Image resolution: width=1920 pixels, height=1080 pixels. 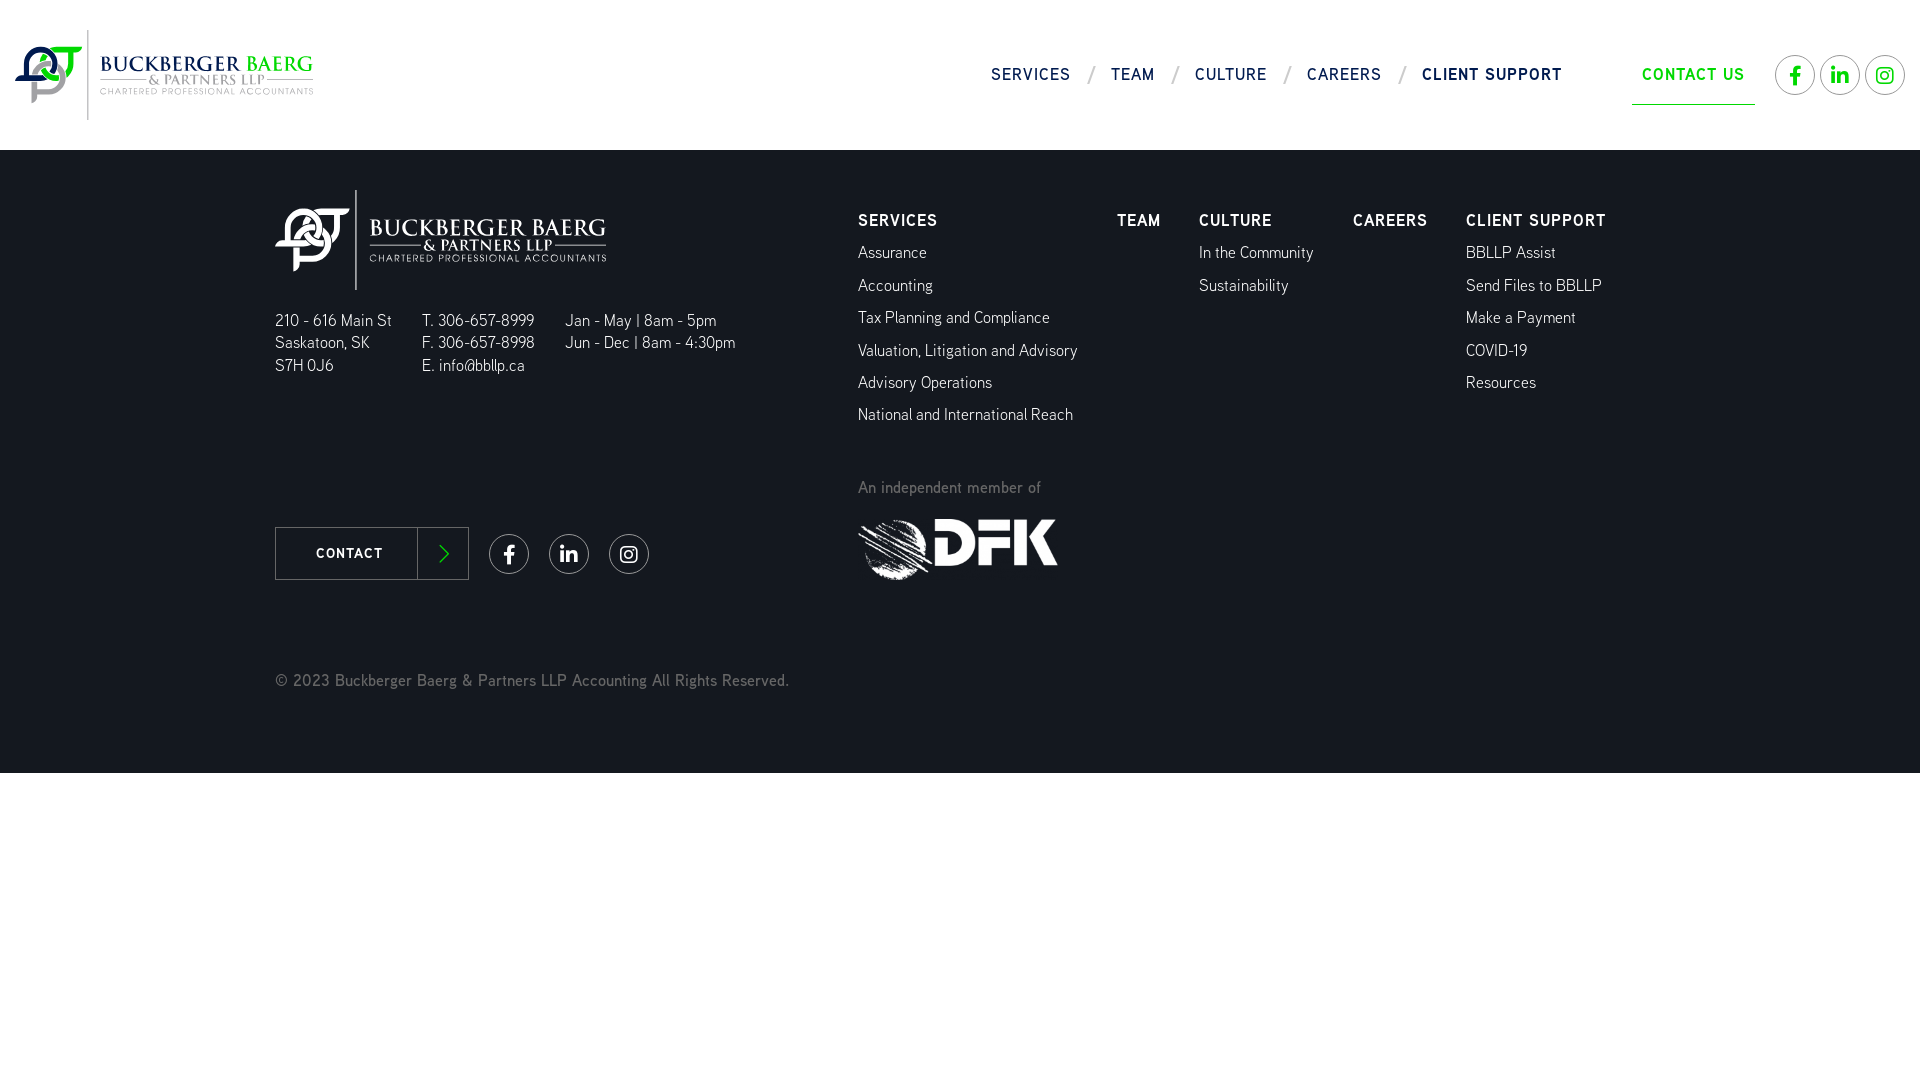 I want to click on 'In the Community', so click(x=1255, y=251).